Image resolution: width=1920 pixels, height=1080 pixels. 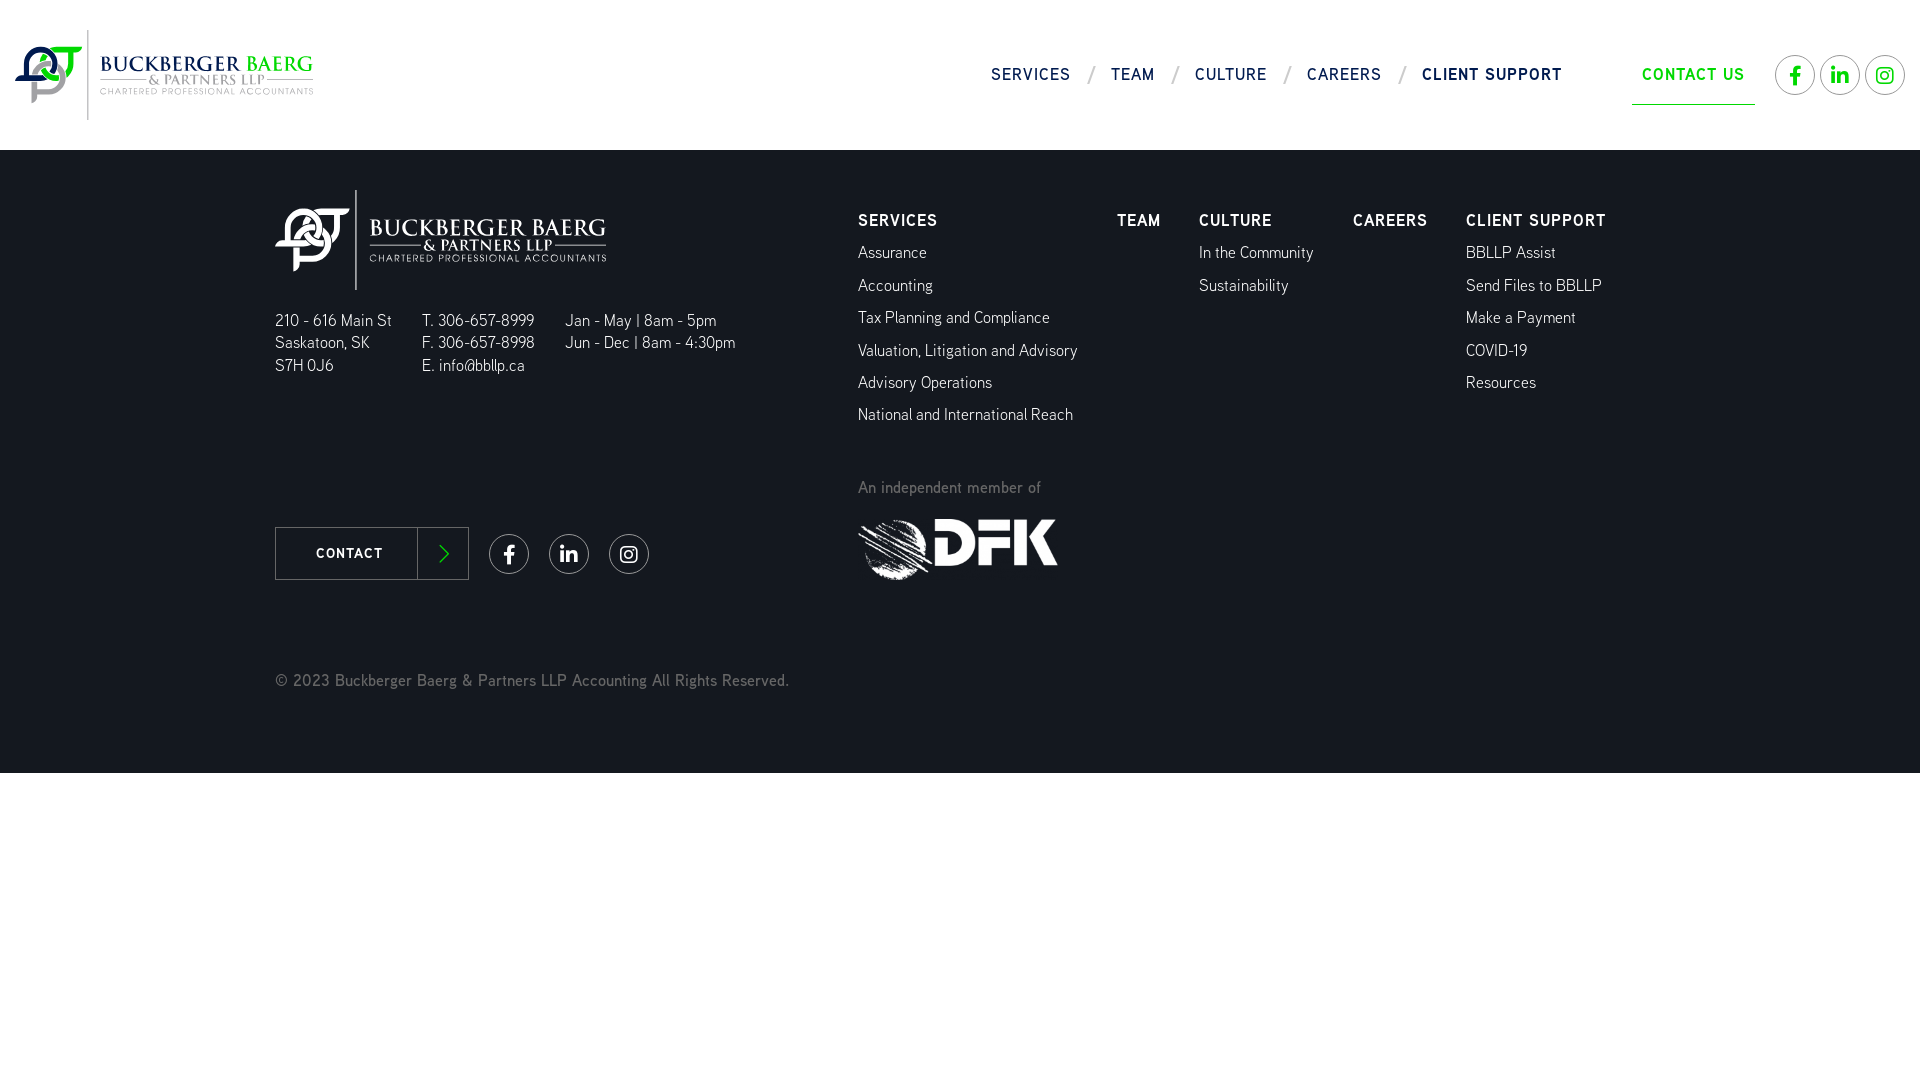 I want to click on 'In the Community', so click(x=1255, y=251).